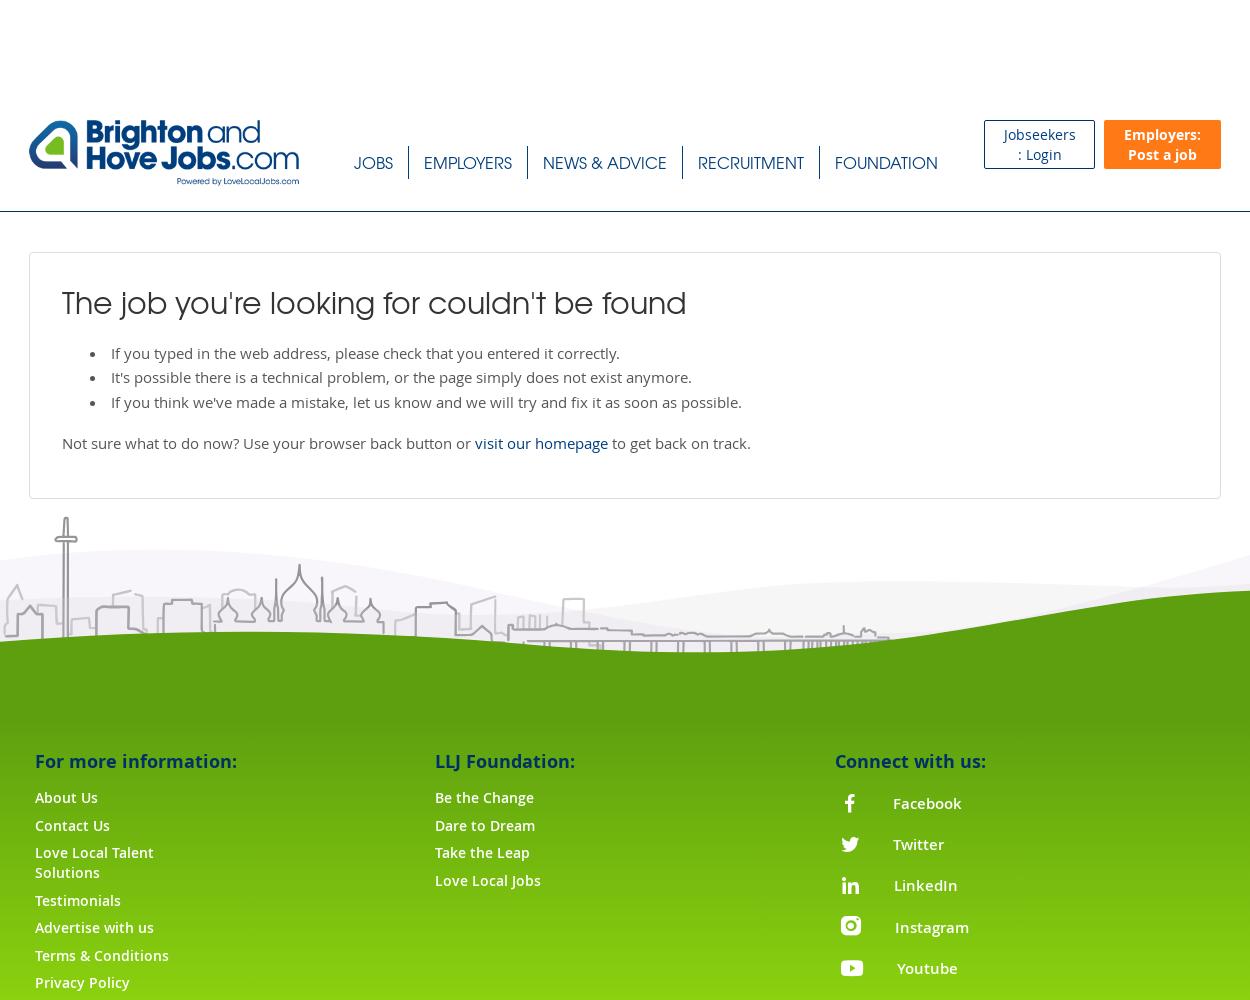 This screenshot has height=1000, width=1250. What do you see at coordinates (925, 885) in the screenshot?
I see `'LinkedIn'` at bounding box center [925, 885].